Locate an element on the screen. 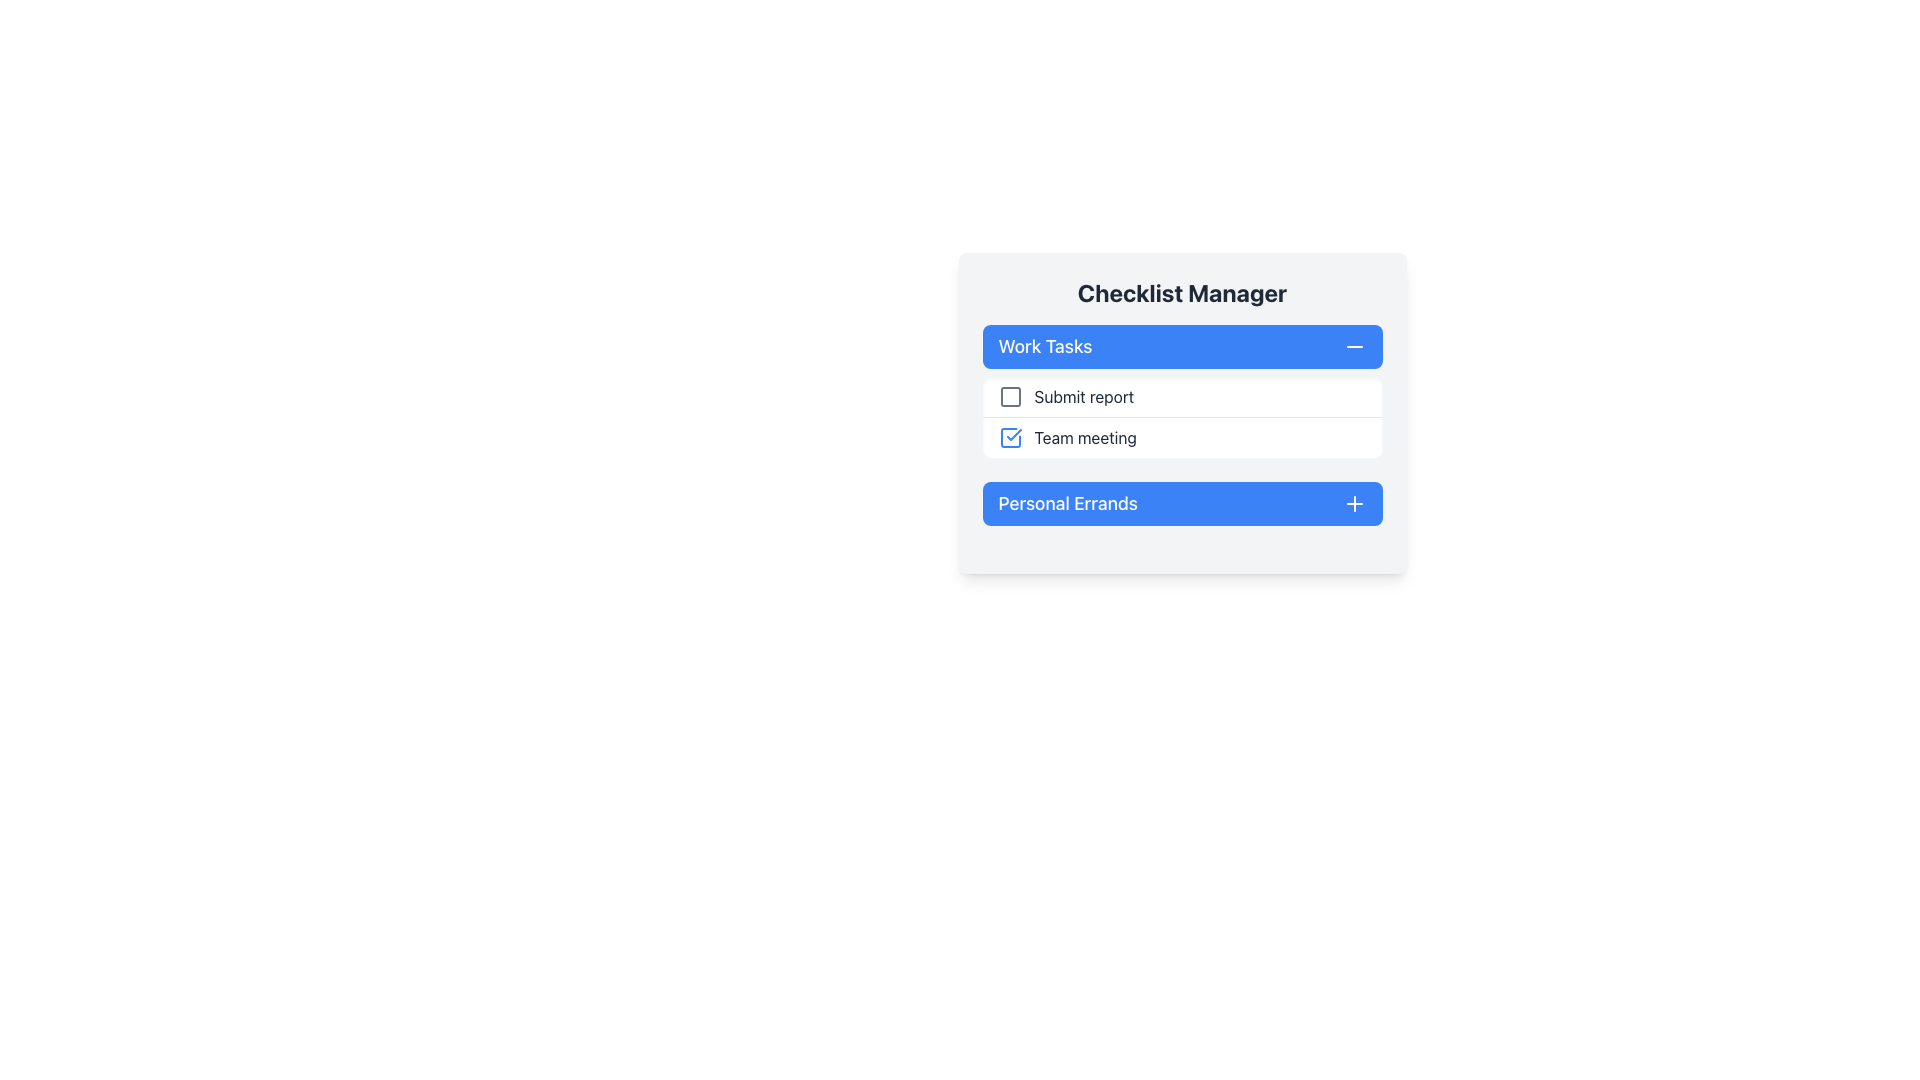  the 'Submit report' checklist item is located at coordinates (1182, 397).